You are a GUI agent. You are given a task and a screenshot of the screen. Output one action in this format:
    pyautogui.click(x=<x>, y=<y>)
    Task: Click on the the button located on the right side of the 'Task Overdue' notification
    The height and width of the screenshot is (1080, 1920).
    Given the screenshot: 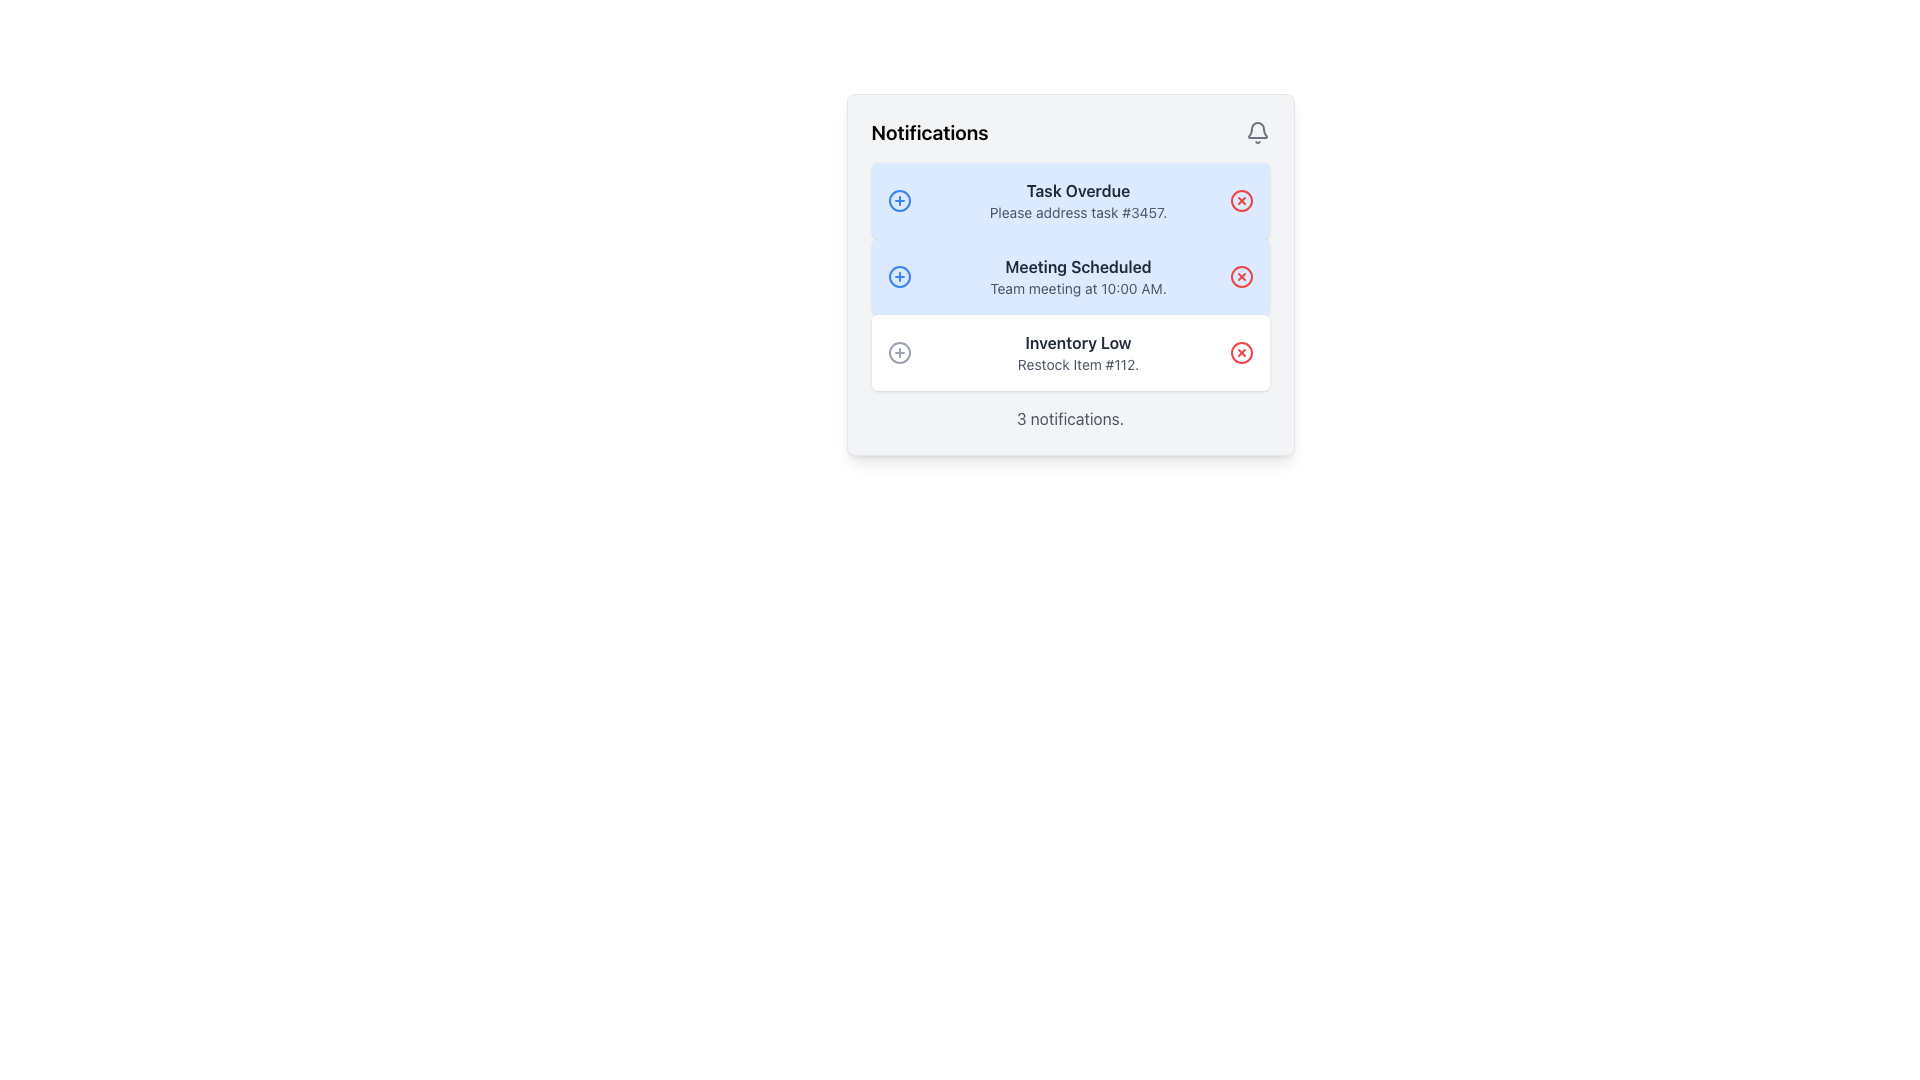 What is the action you would take?
    pyautogui.click(x=1240, y=200)
    